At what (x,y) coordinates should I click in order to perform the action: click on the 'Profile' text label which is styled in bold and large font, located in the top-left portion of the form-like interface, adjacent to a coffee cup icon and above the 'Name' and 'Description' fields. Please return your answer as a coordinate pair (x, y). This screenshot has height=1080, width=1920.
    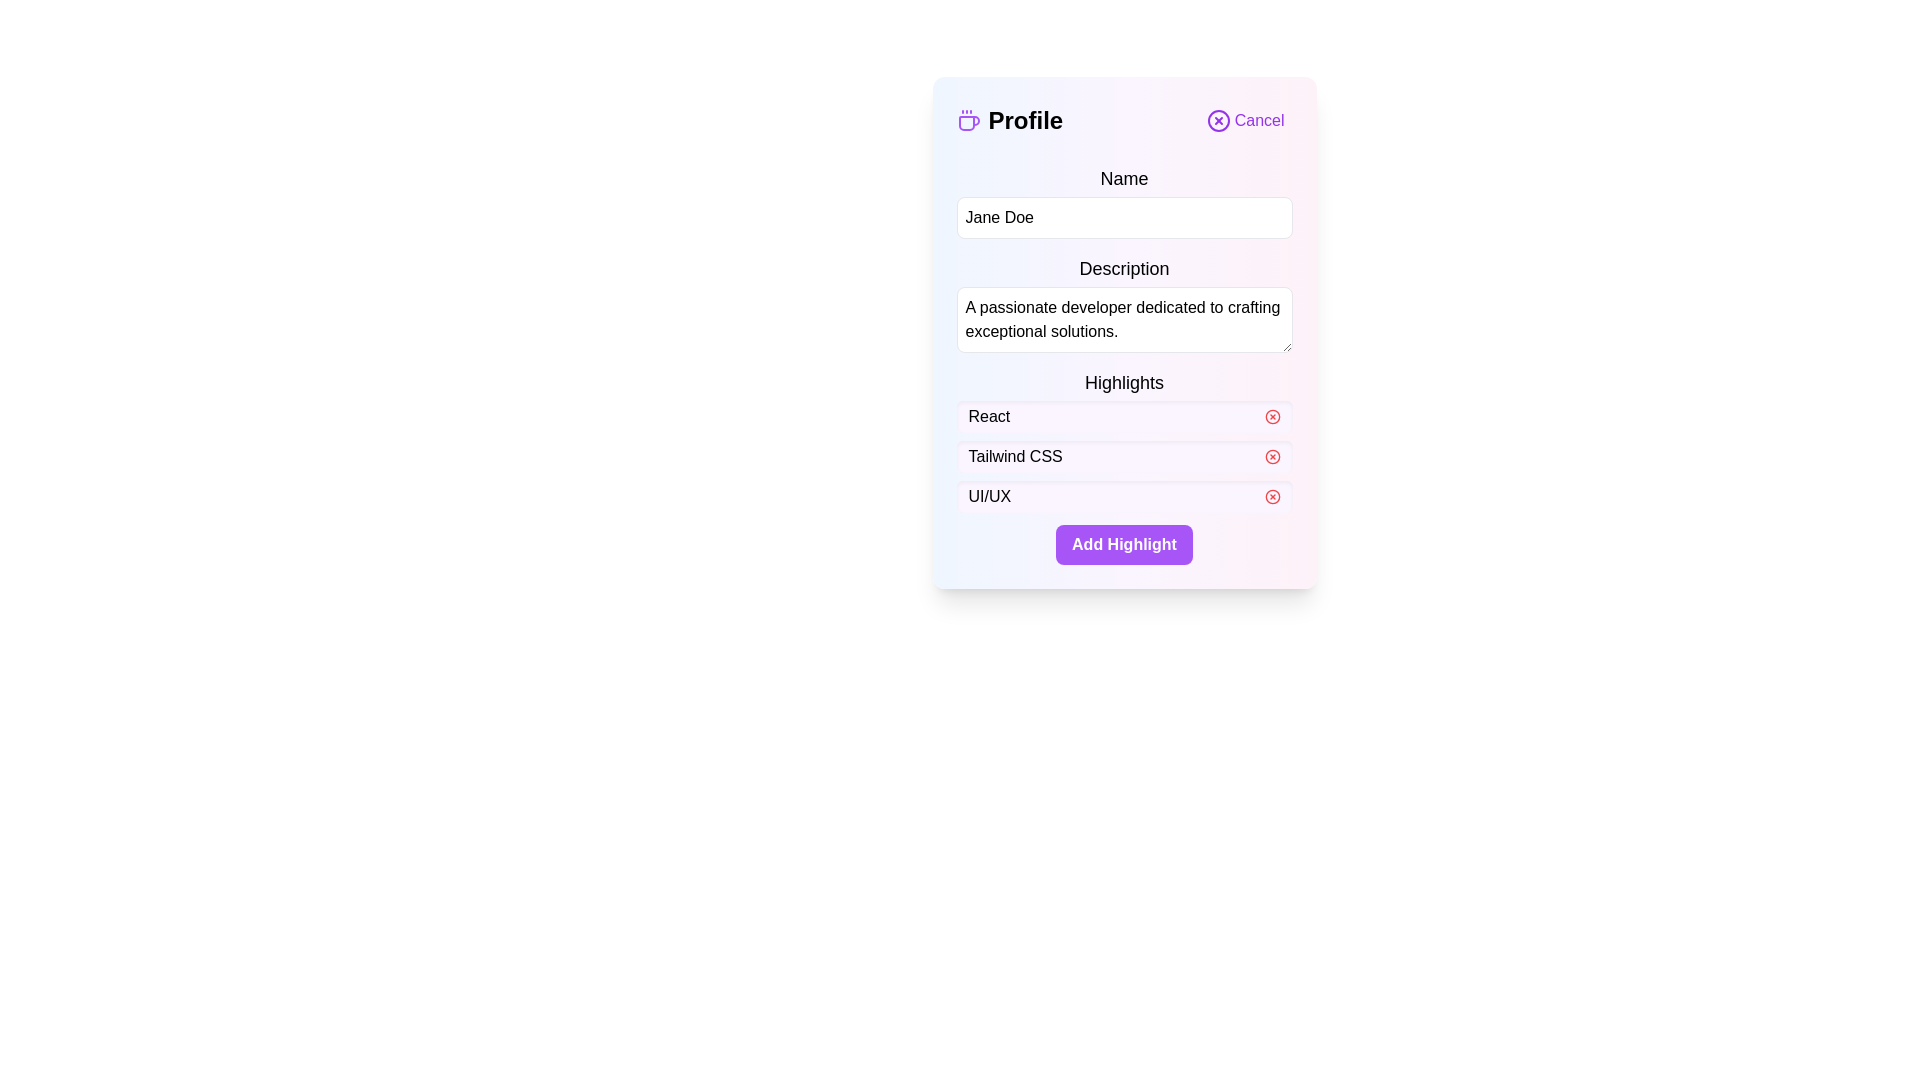
    Looking at the image, I should click on (1009, 120).